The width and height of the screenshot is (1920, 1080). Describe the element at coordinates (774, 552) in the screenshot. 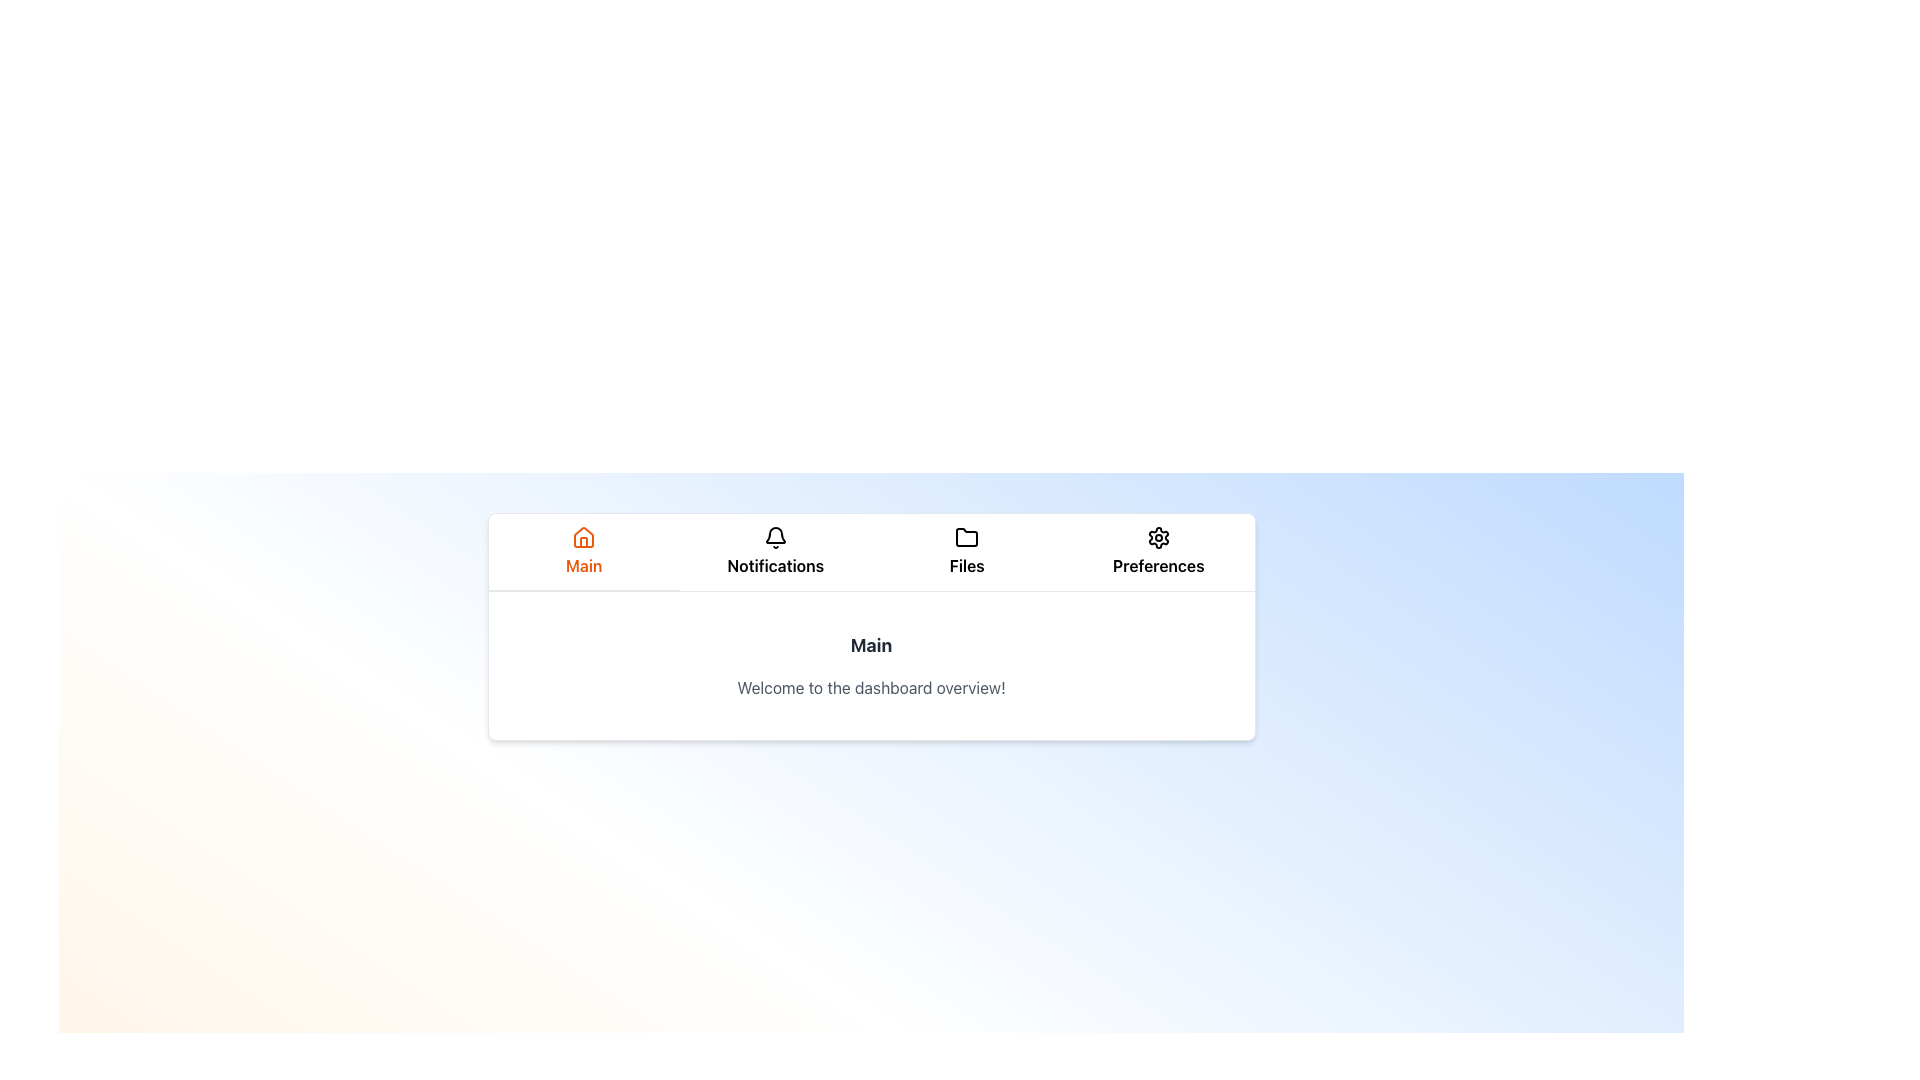

I see `the notifications button located in the top center navigation bar, which is the second item between 'Main' and 'Files'` at that location.